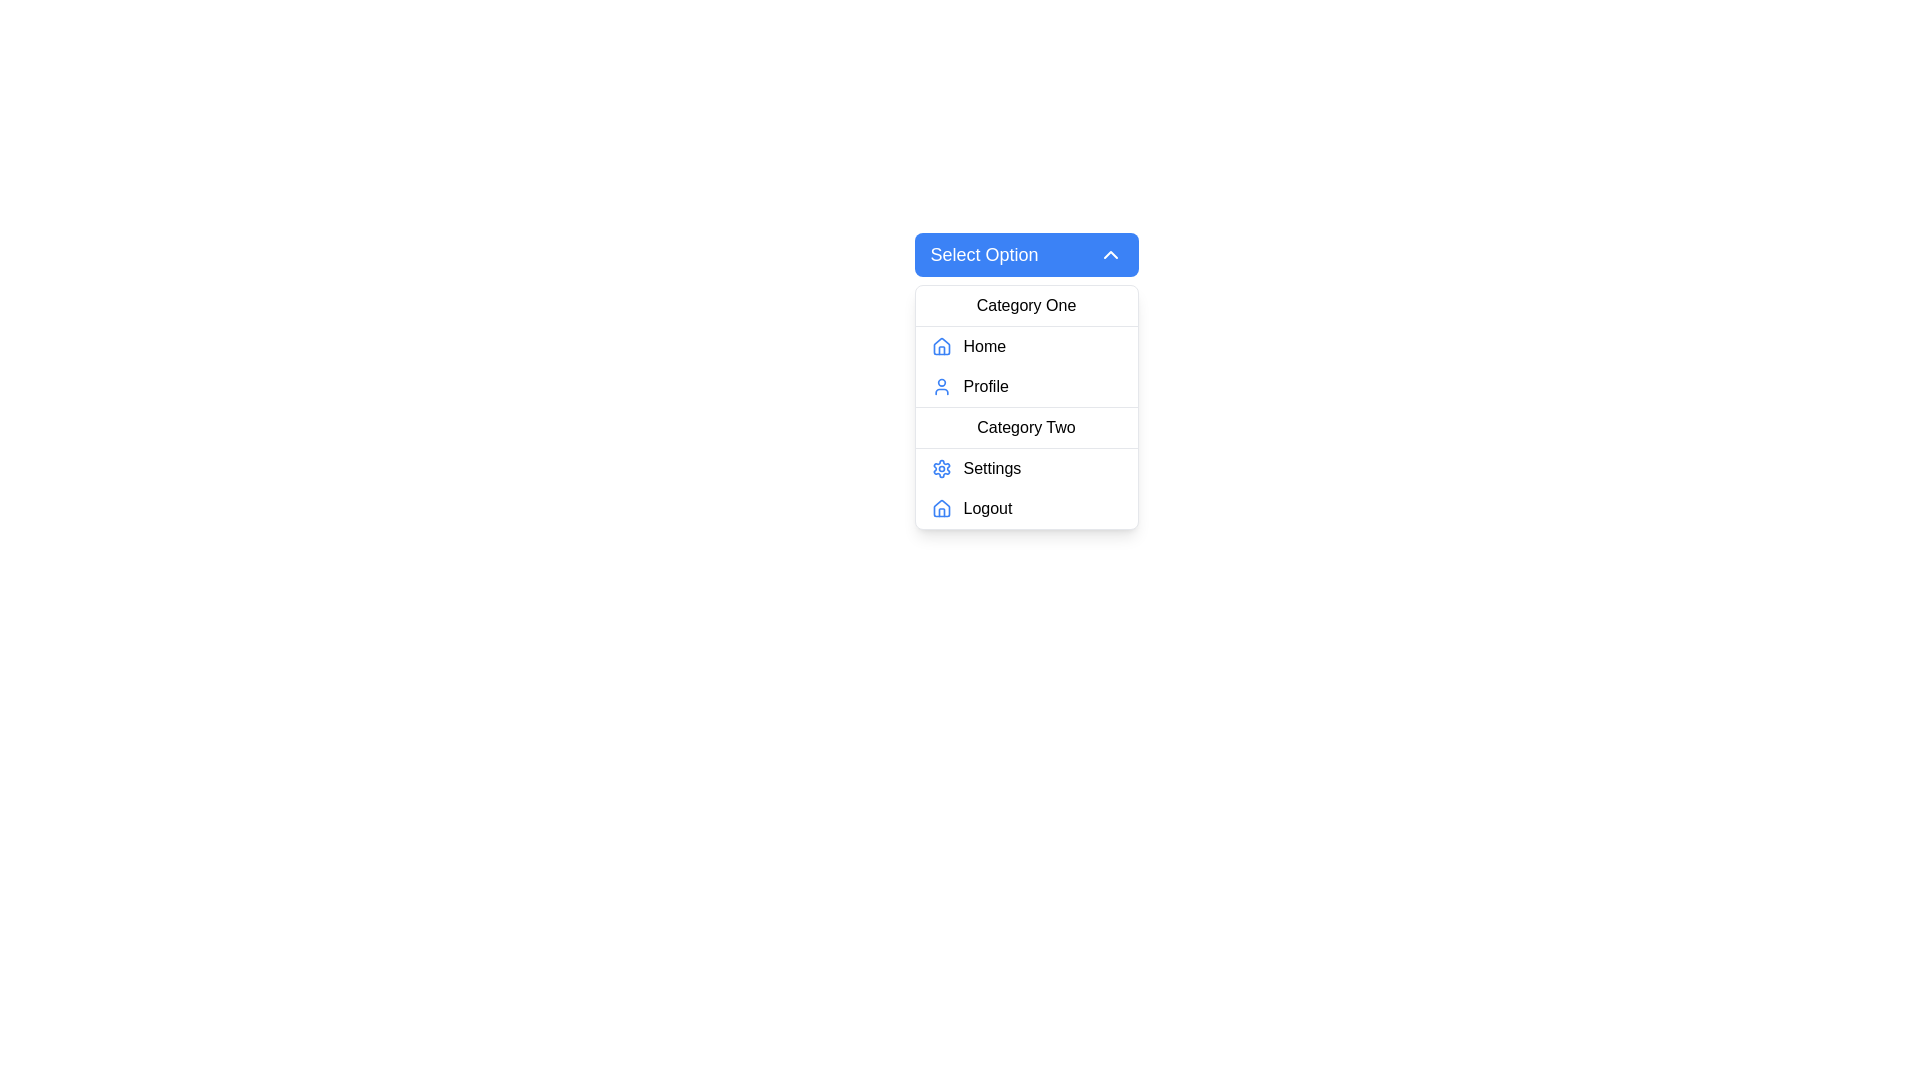  What do you see at coordinates (940, 386) in the screenshot?
I see `the user profile silhouette icon with a blue outline located to the left of the 'Profile' text in the dropdown menu` at bounding box center [940, 386].